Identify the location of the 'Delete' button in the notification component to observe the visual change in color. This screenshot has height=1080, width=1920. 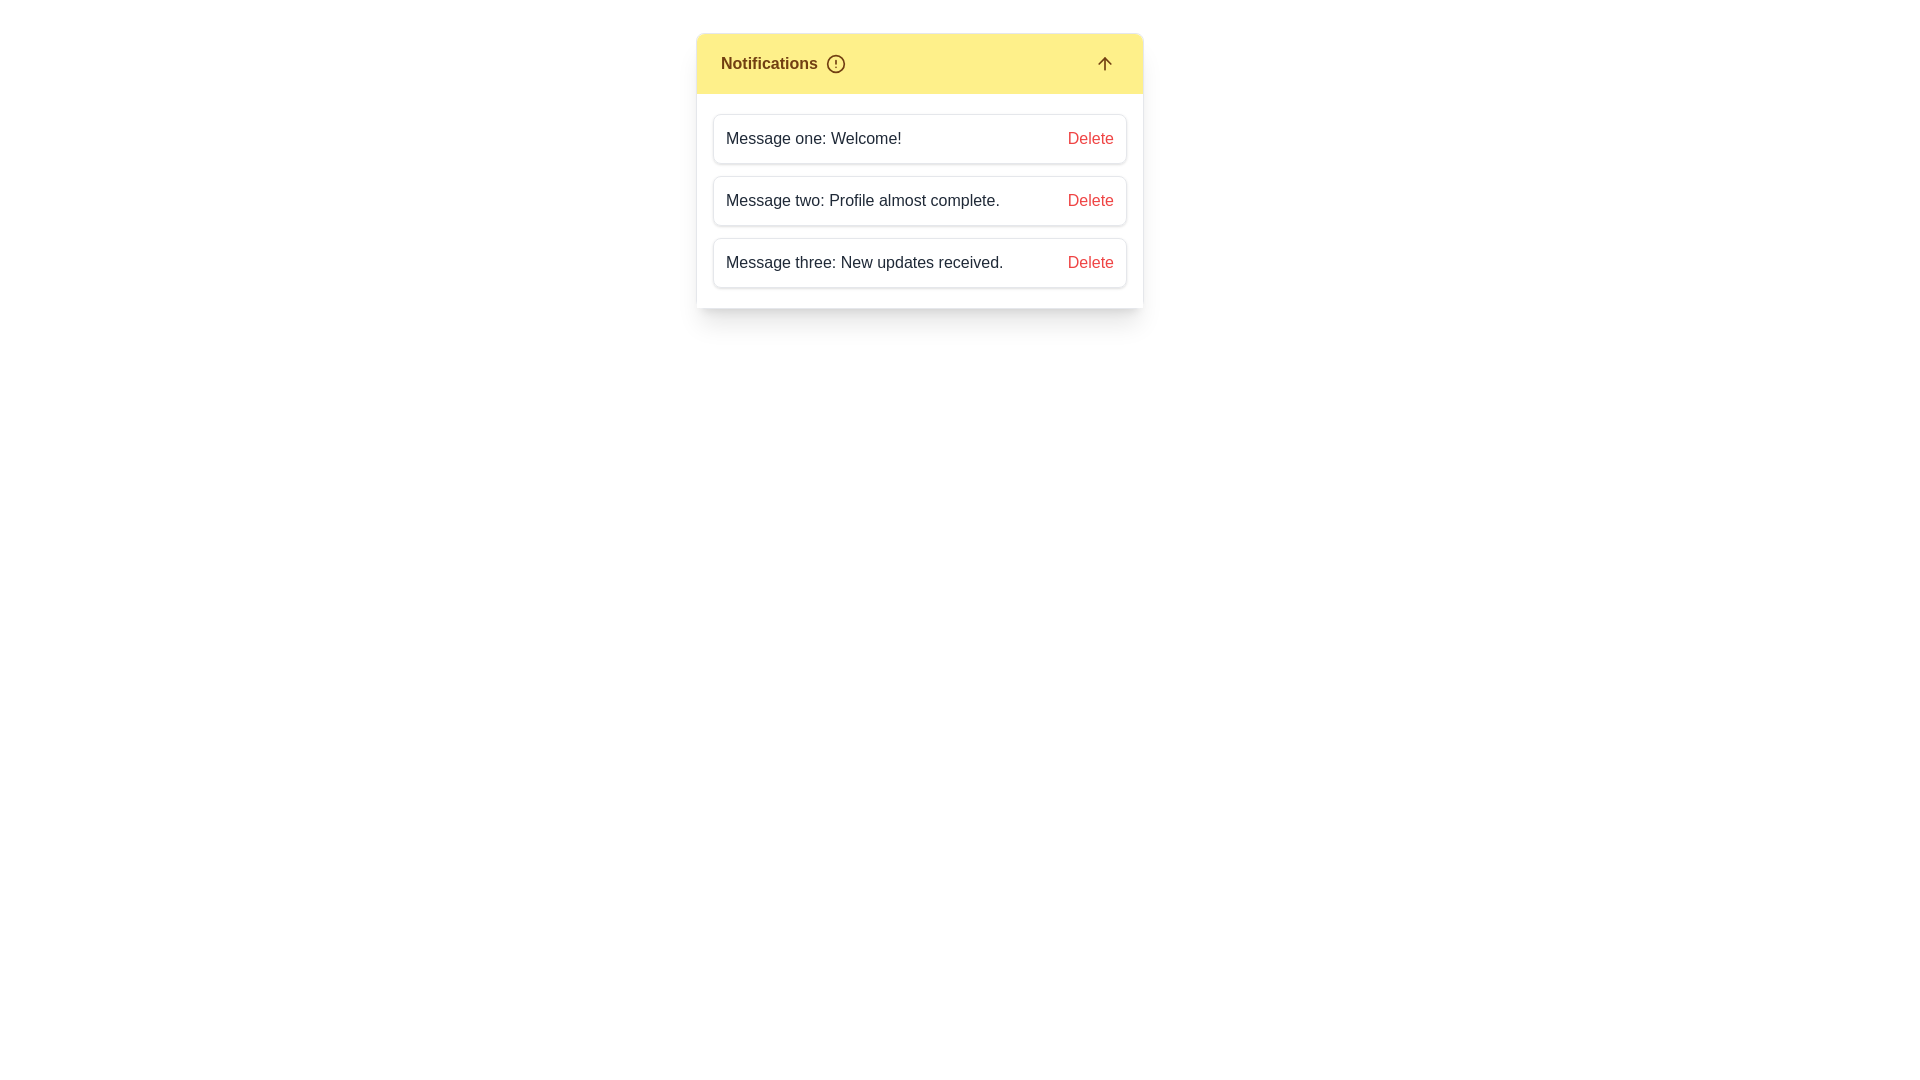
(1089, 200).